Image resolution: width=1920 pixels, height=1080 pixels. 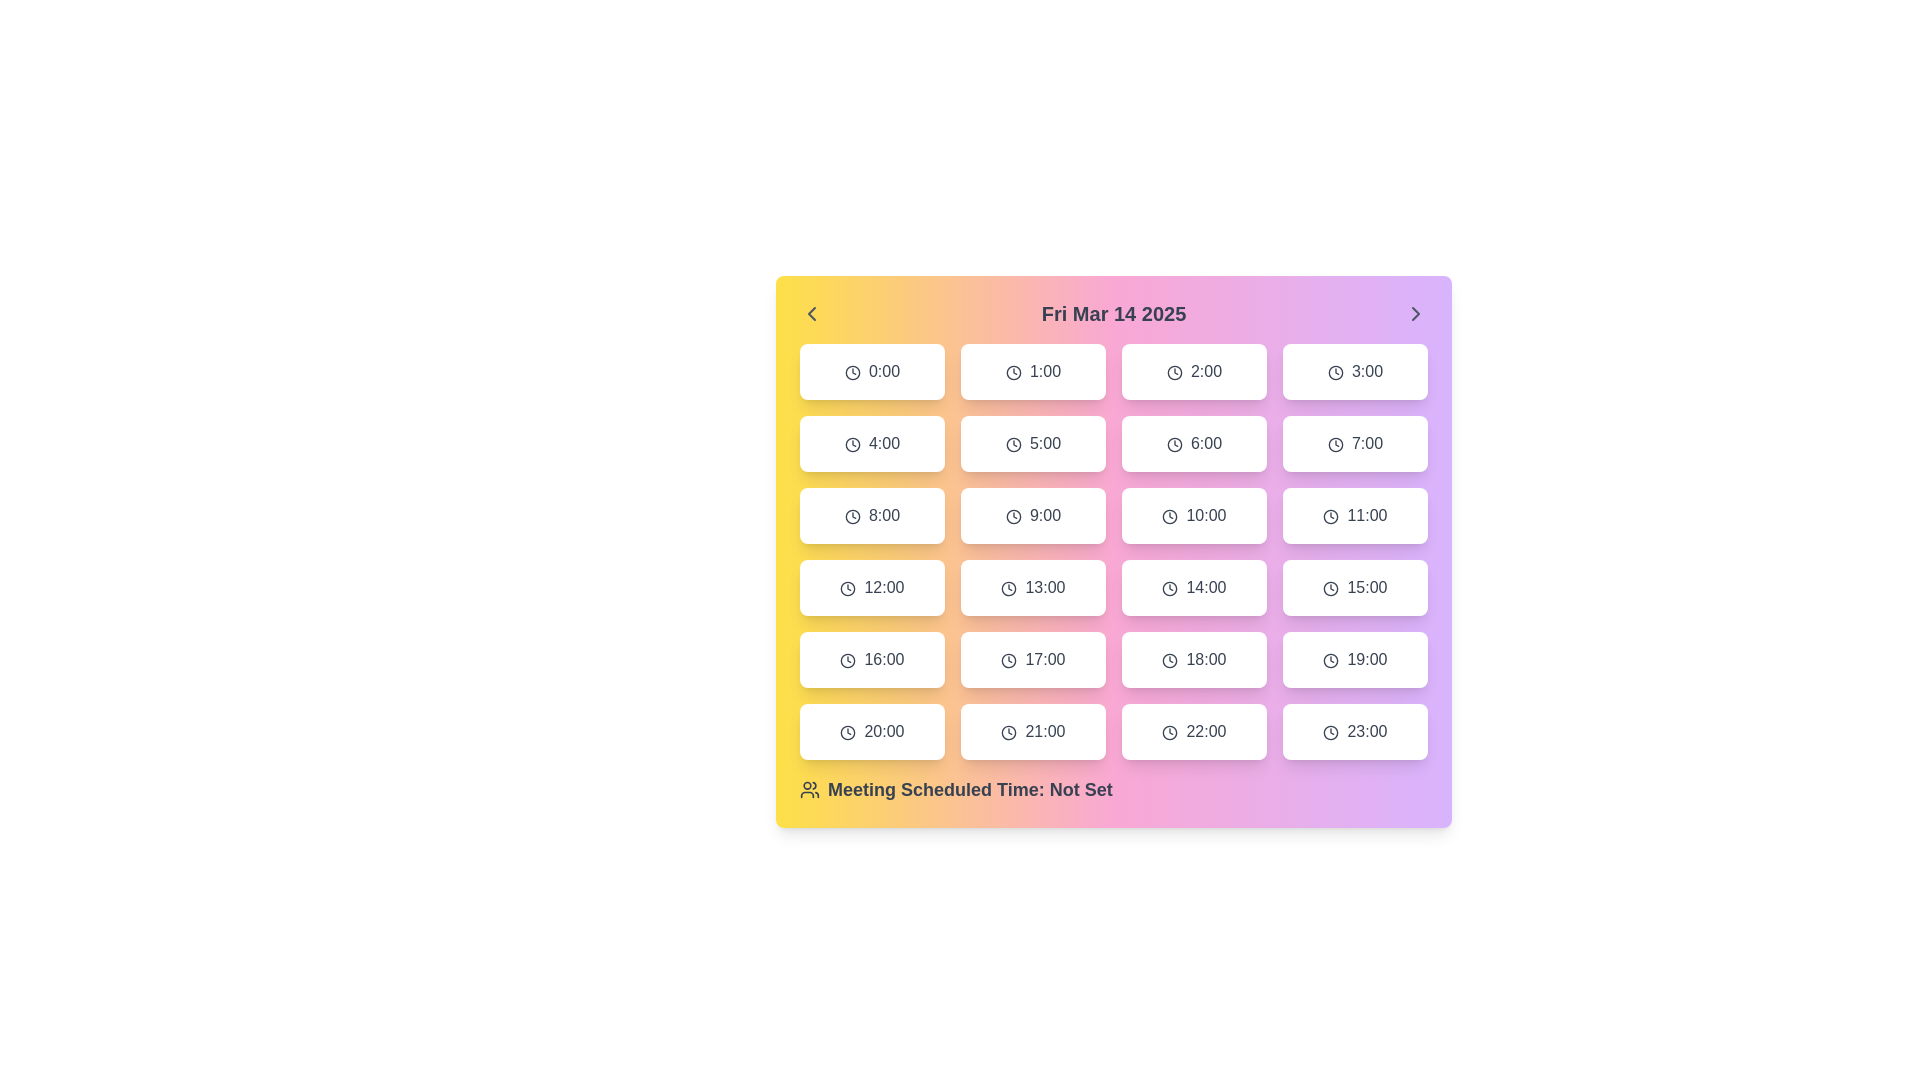 What do you see at coordinates (1174, 443) in the screenshot?
I see `the clock icon embedded in the button labeled '6:00', which is located in the second row and third column of the grid layout` at bounding box center [1174, 443].